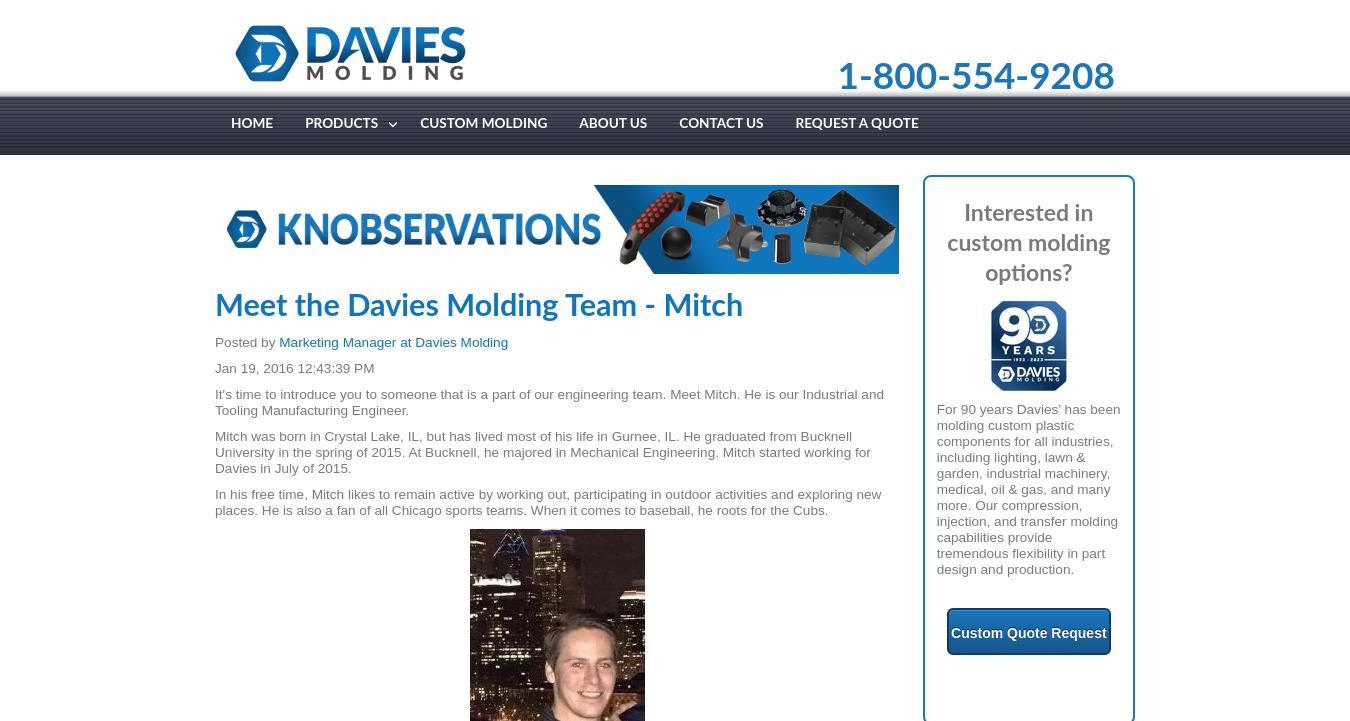 This screenshot has height=721, width=1350. What do you see at coordinates (358, 426) in the screenshot?
I see `'Two Shot / Soft Touch'` at bounding box center [358, 426].